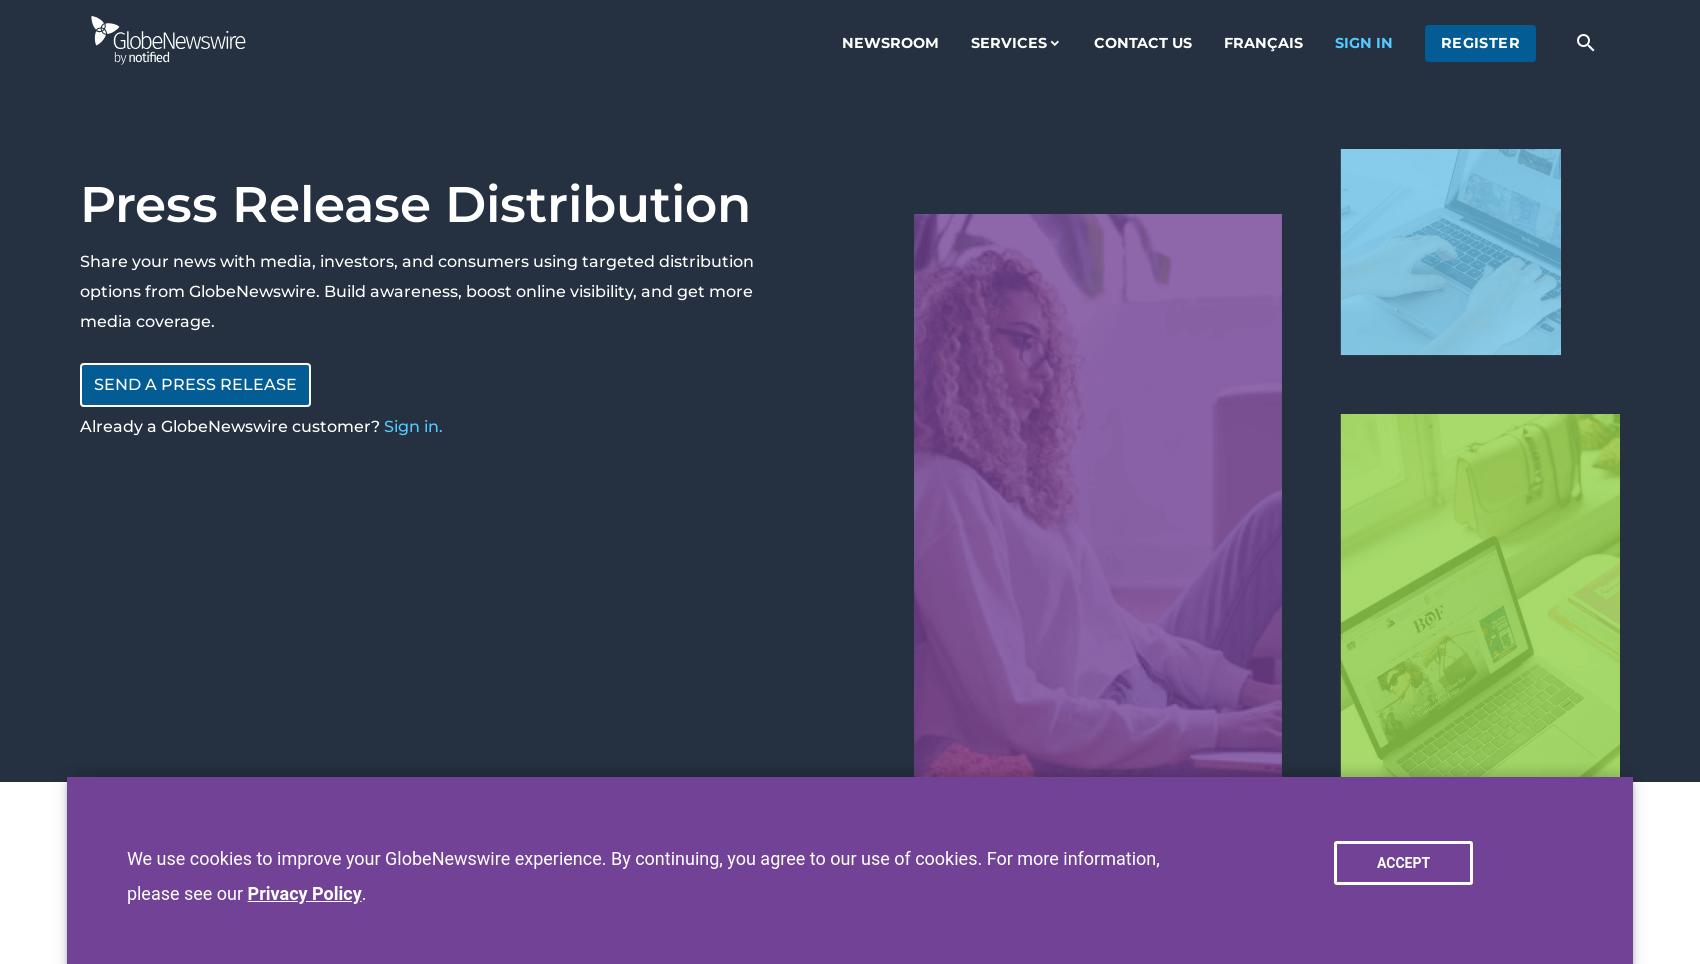 This screenshot has width=1700, height=964. Describe the element at coordinates (1363, 42) in the screenshot. I see `'sign in'` at that location.